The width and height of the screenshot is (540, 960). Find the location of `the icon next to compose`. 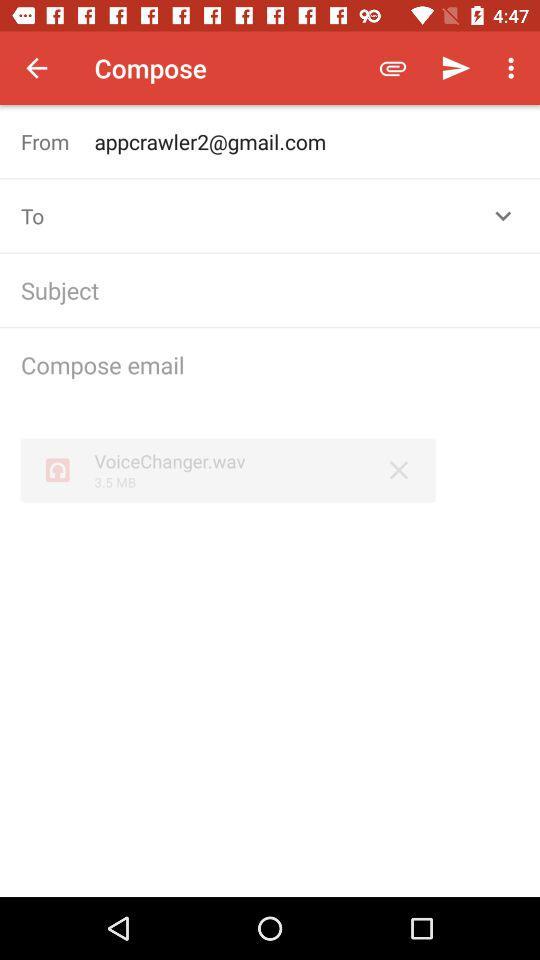

the icon next to compose is located at coordinates (393, 68).